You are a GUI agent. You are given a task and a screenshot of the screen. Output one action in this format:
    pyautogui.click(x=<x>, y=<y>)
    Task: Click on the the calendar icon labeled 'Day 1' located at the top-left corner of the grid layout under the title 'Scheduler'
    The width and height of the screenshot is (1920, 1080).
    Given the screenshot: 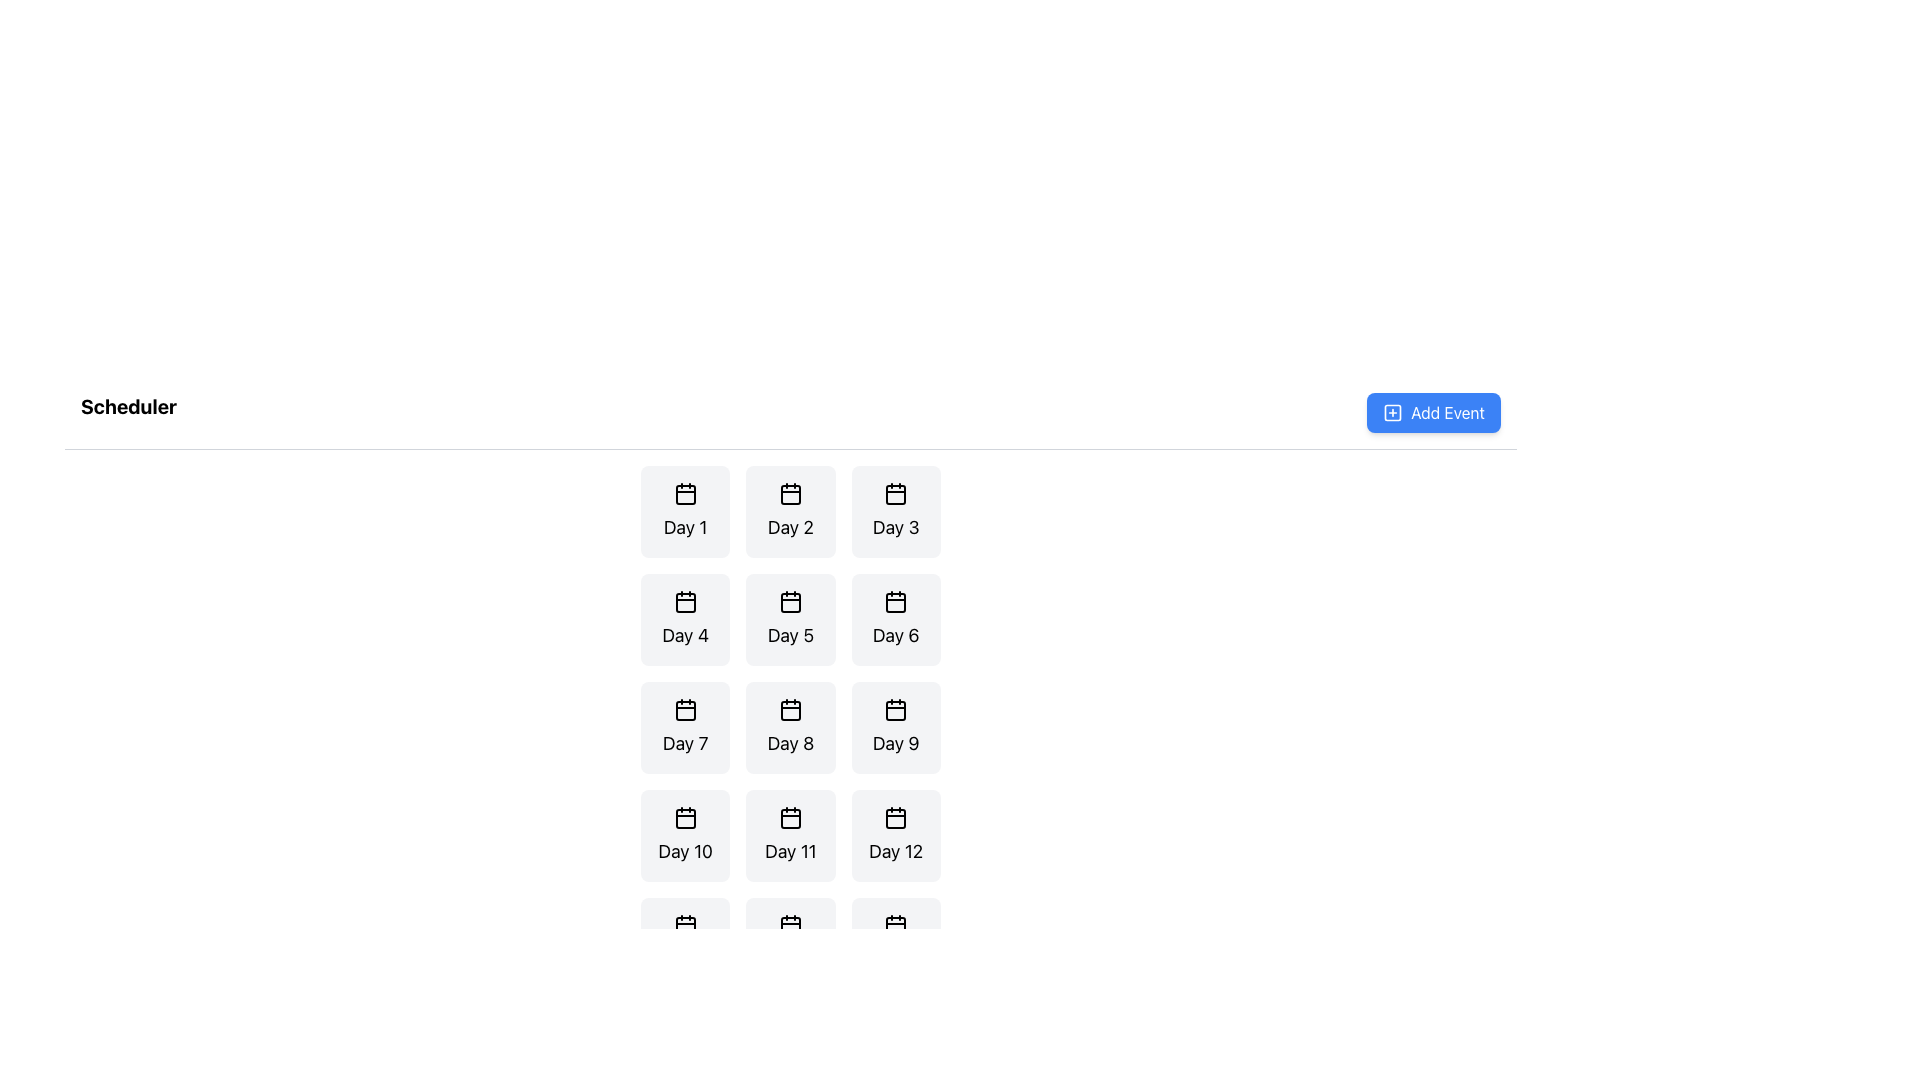 What is the action you would take?
    pyautogui.click(x=685, y=494)
    